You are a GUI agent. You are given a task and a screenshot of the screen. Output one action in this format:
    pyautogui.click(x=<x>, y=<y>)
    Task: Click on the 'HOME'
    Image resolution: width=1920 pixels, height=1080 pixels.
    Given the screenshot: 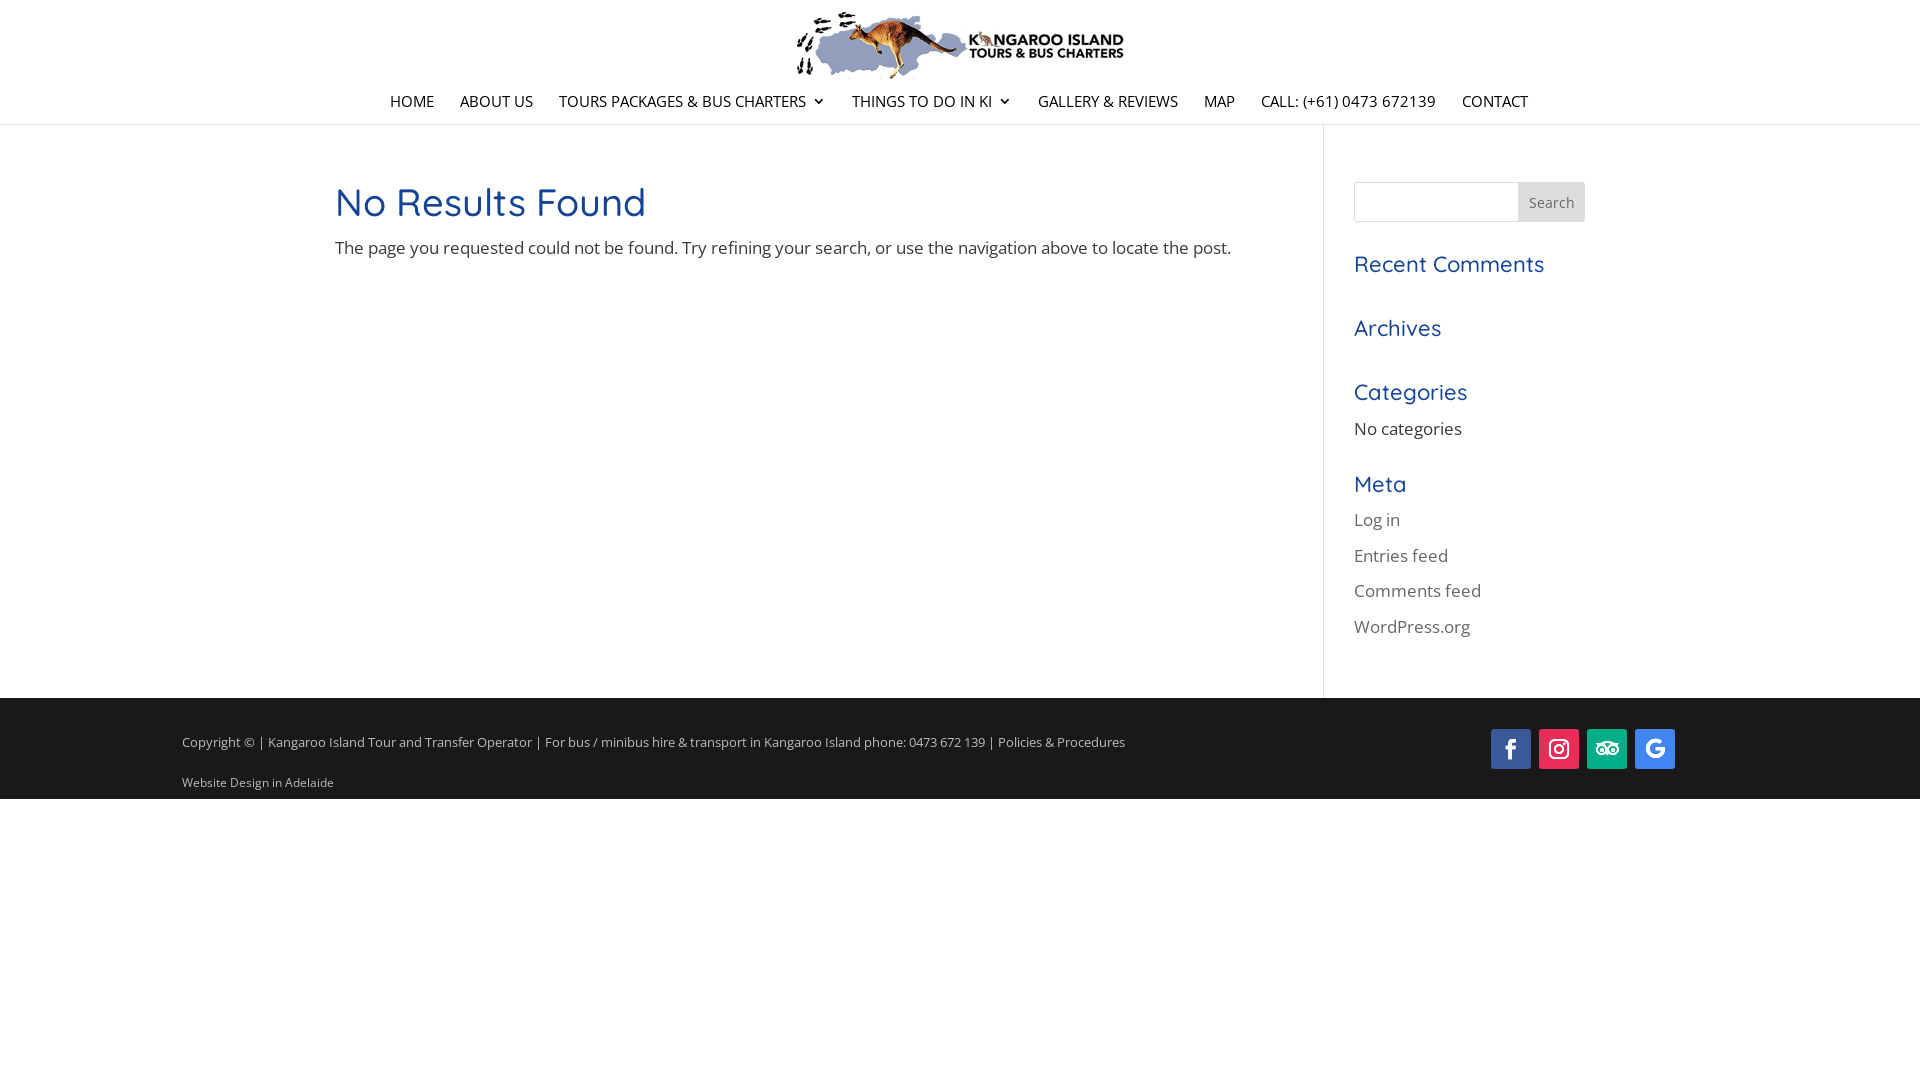 What is the action you would take?
    pyautogui.click(x=411, y=108)
    